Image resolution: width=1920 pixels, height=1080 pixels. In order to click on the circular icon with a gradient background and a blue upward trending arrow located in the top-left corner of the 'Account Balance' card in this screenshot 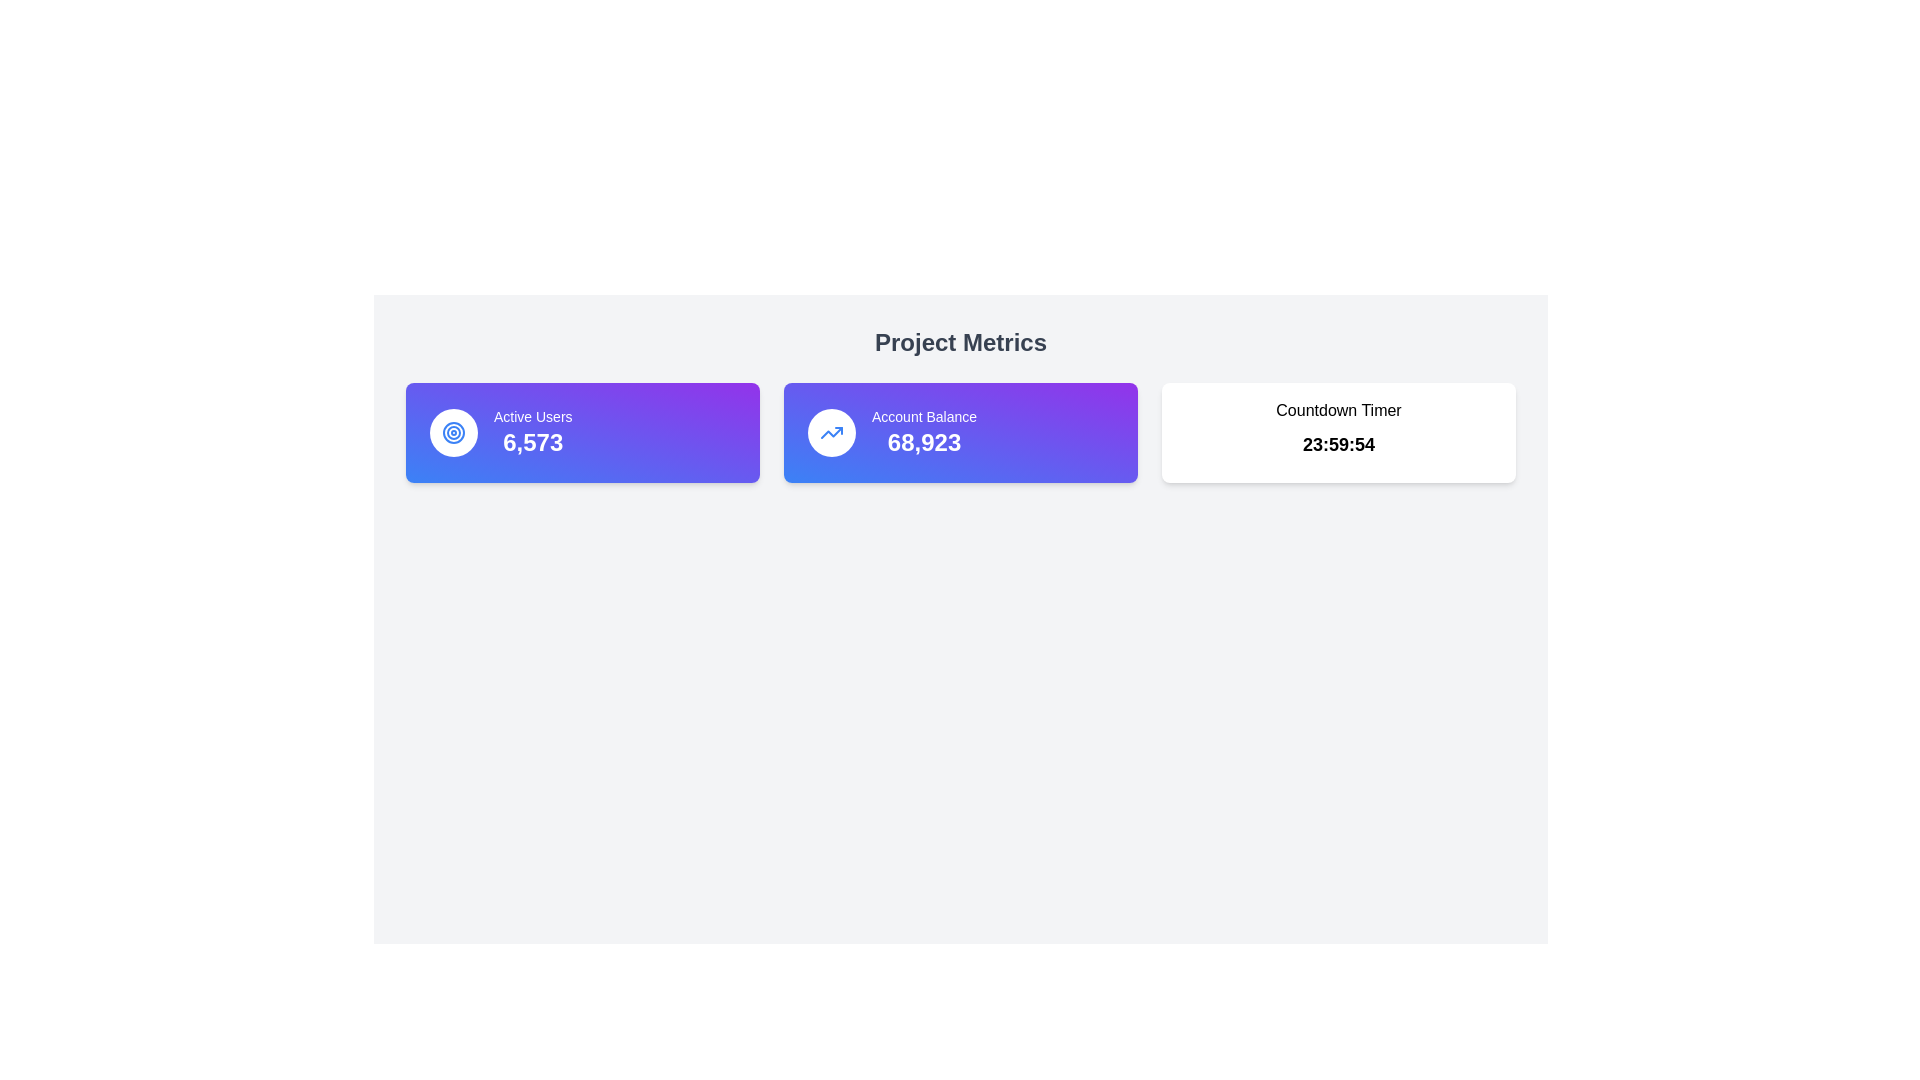, I will do `click(831, 431)`.